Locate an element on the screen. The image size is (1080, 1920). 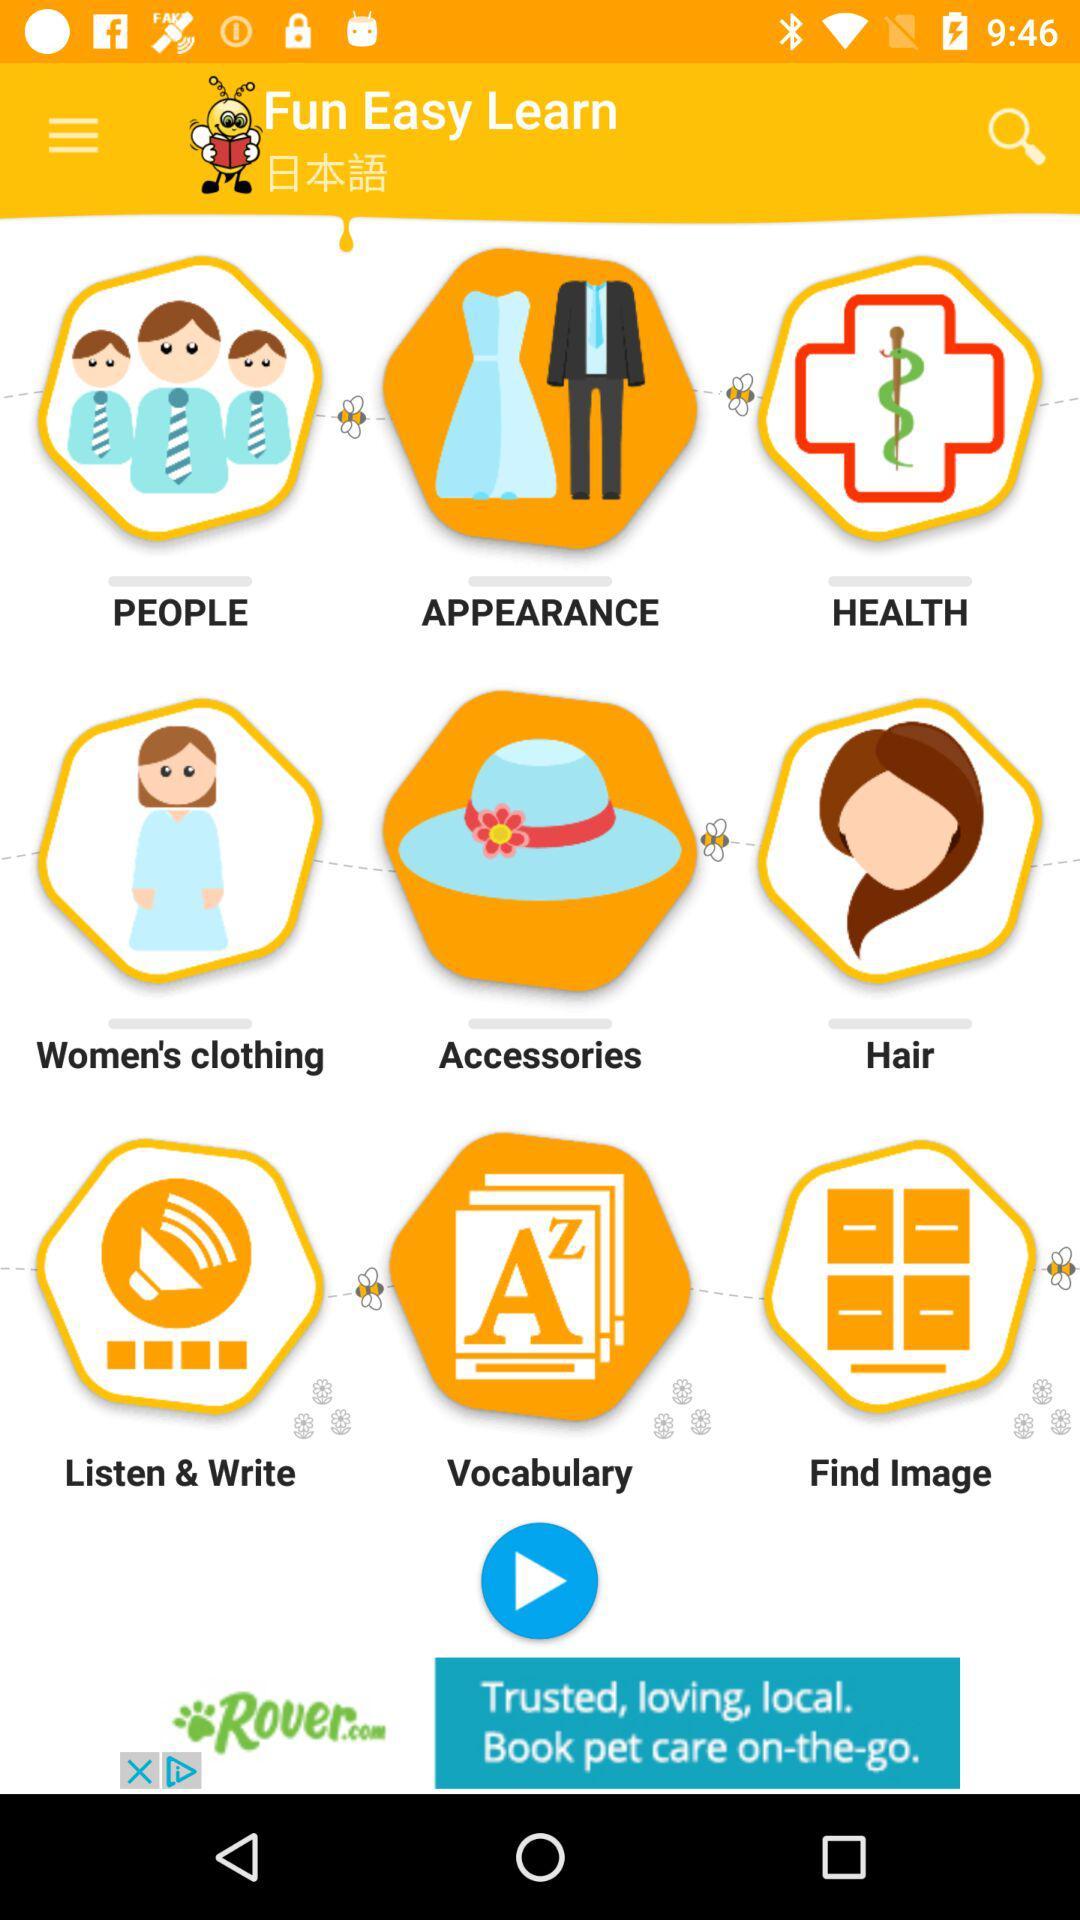
icon to the right of the fun easy learn item is located at coordinates (1017, 135).